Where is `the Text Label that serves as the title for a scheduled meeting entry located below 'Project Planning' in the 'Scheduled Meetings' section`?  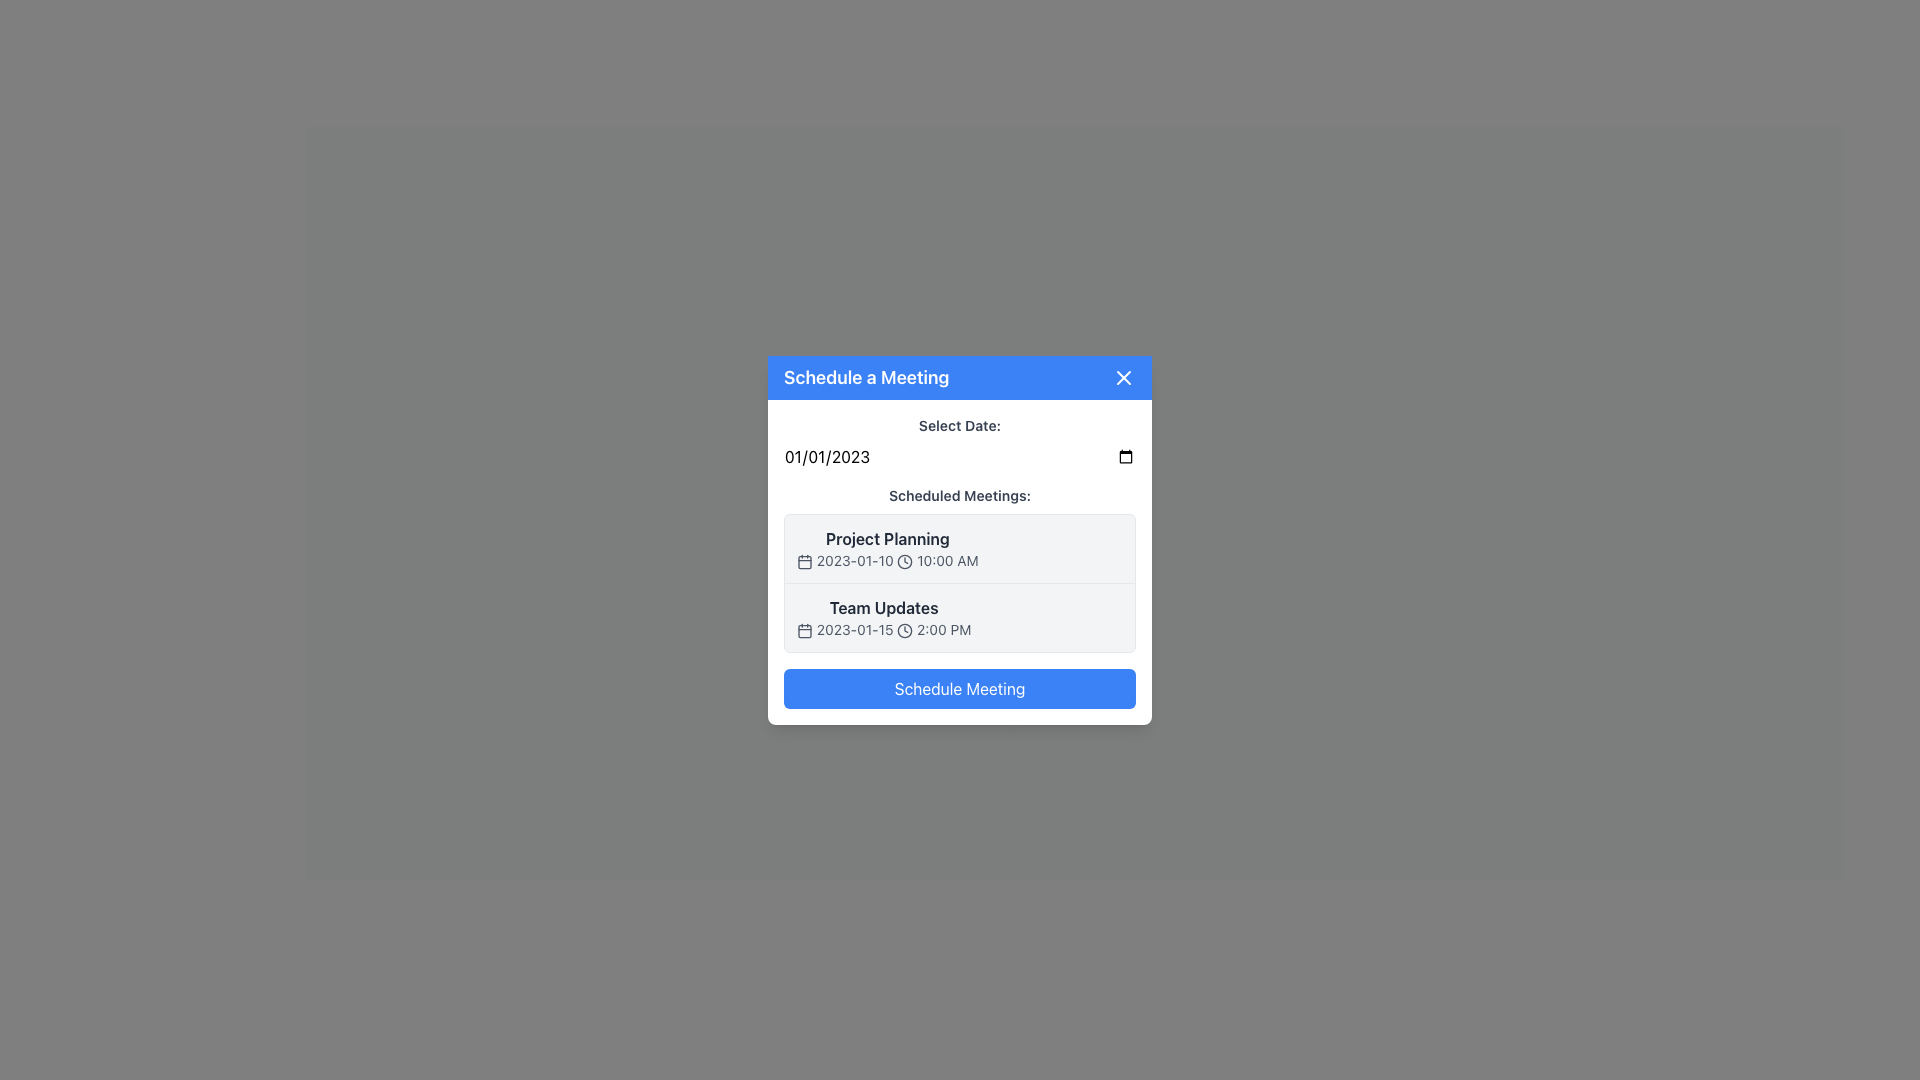 the Text Label that serves as the title for a scheduled meeting entry located below 'Project Planning' in the 'Scheduled Meetings' section is located at coordinates (883, 606).